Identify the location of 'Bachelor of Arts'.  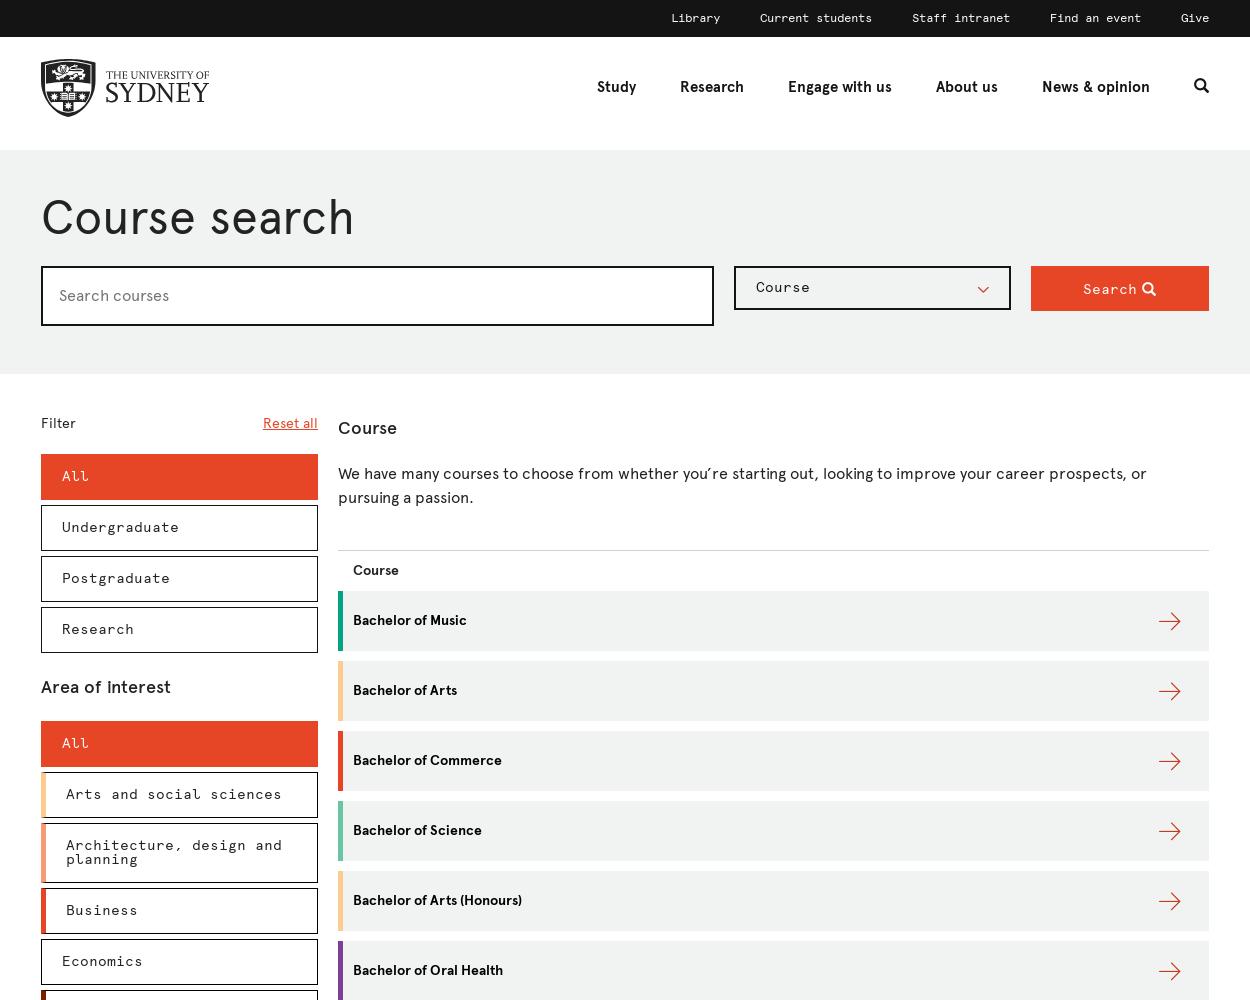
(405, 689).